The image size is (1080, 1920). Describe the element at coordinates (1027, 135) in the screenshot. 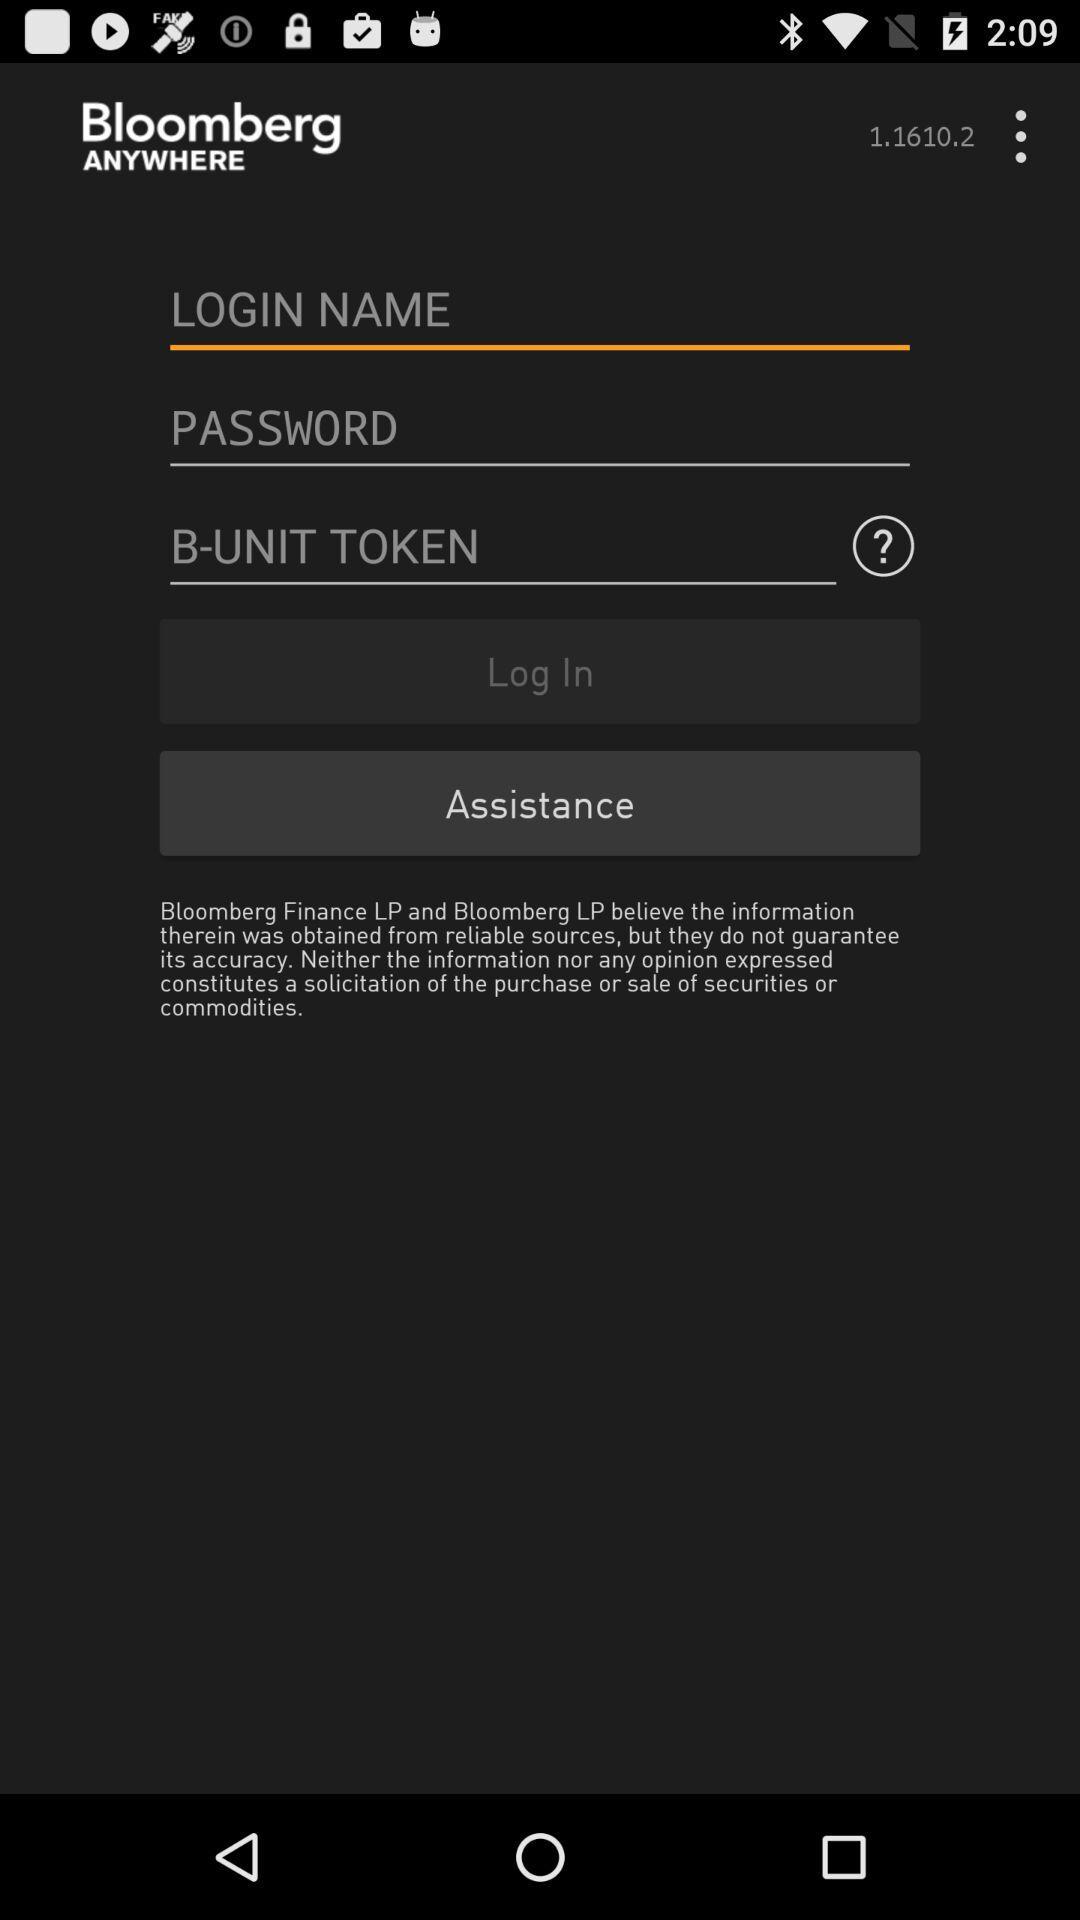

I see `item to the right of 1.1610.2` at that location.